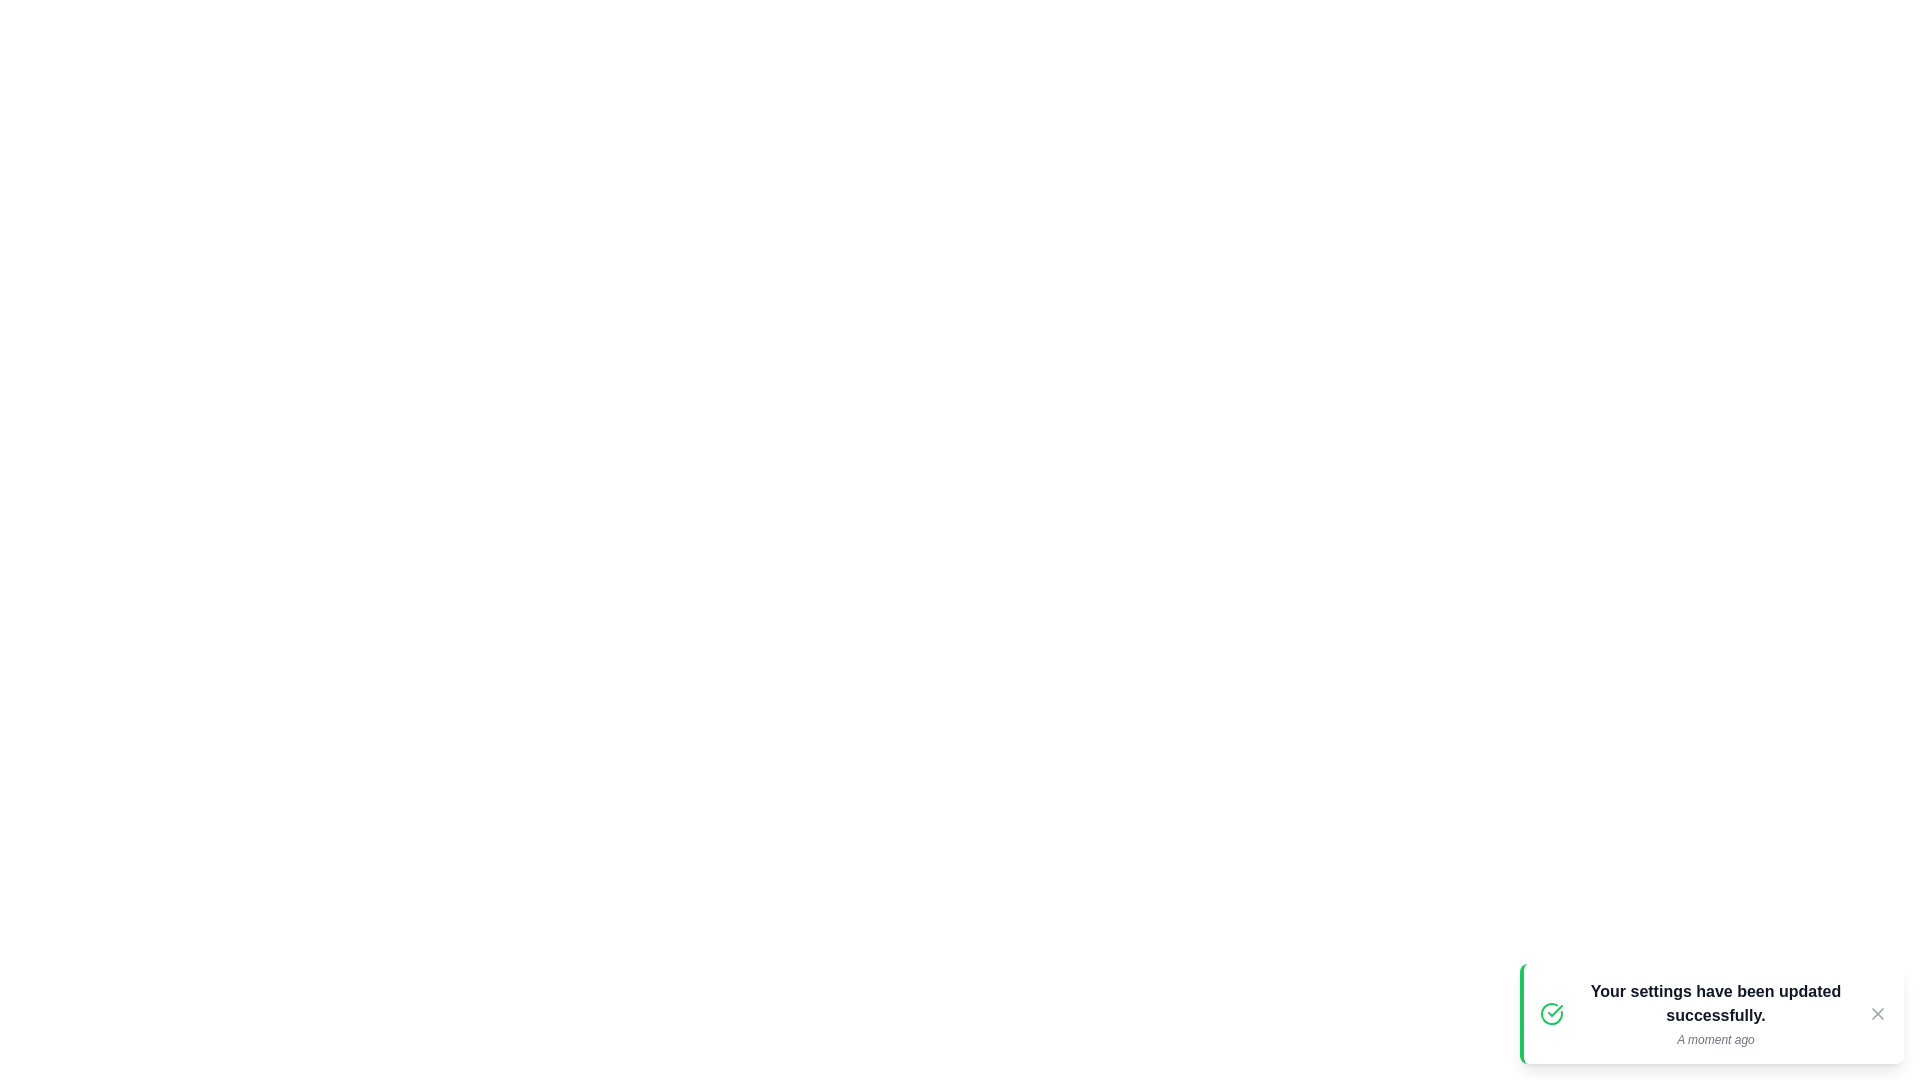 This screenshot has width=1920, height=1080. I want to click on close button at the top-right of the notification to dismiss it, so click(1876, 1014).